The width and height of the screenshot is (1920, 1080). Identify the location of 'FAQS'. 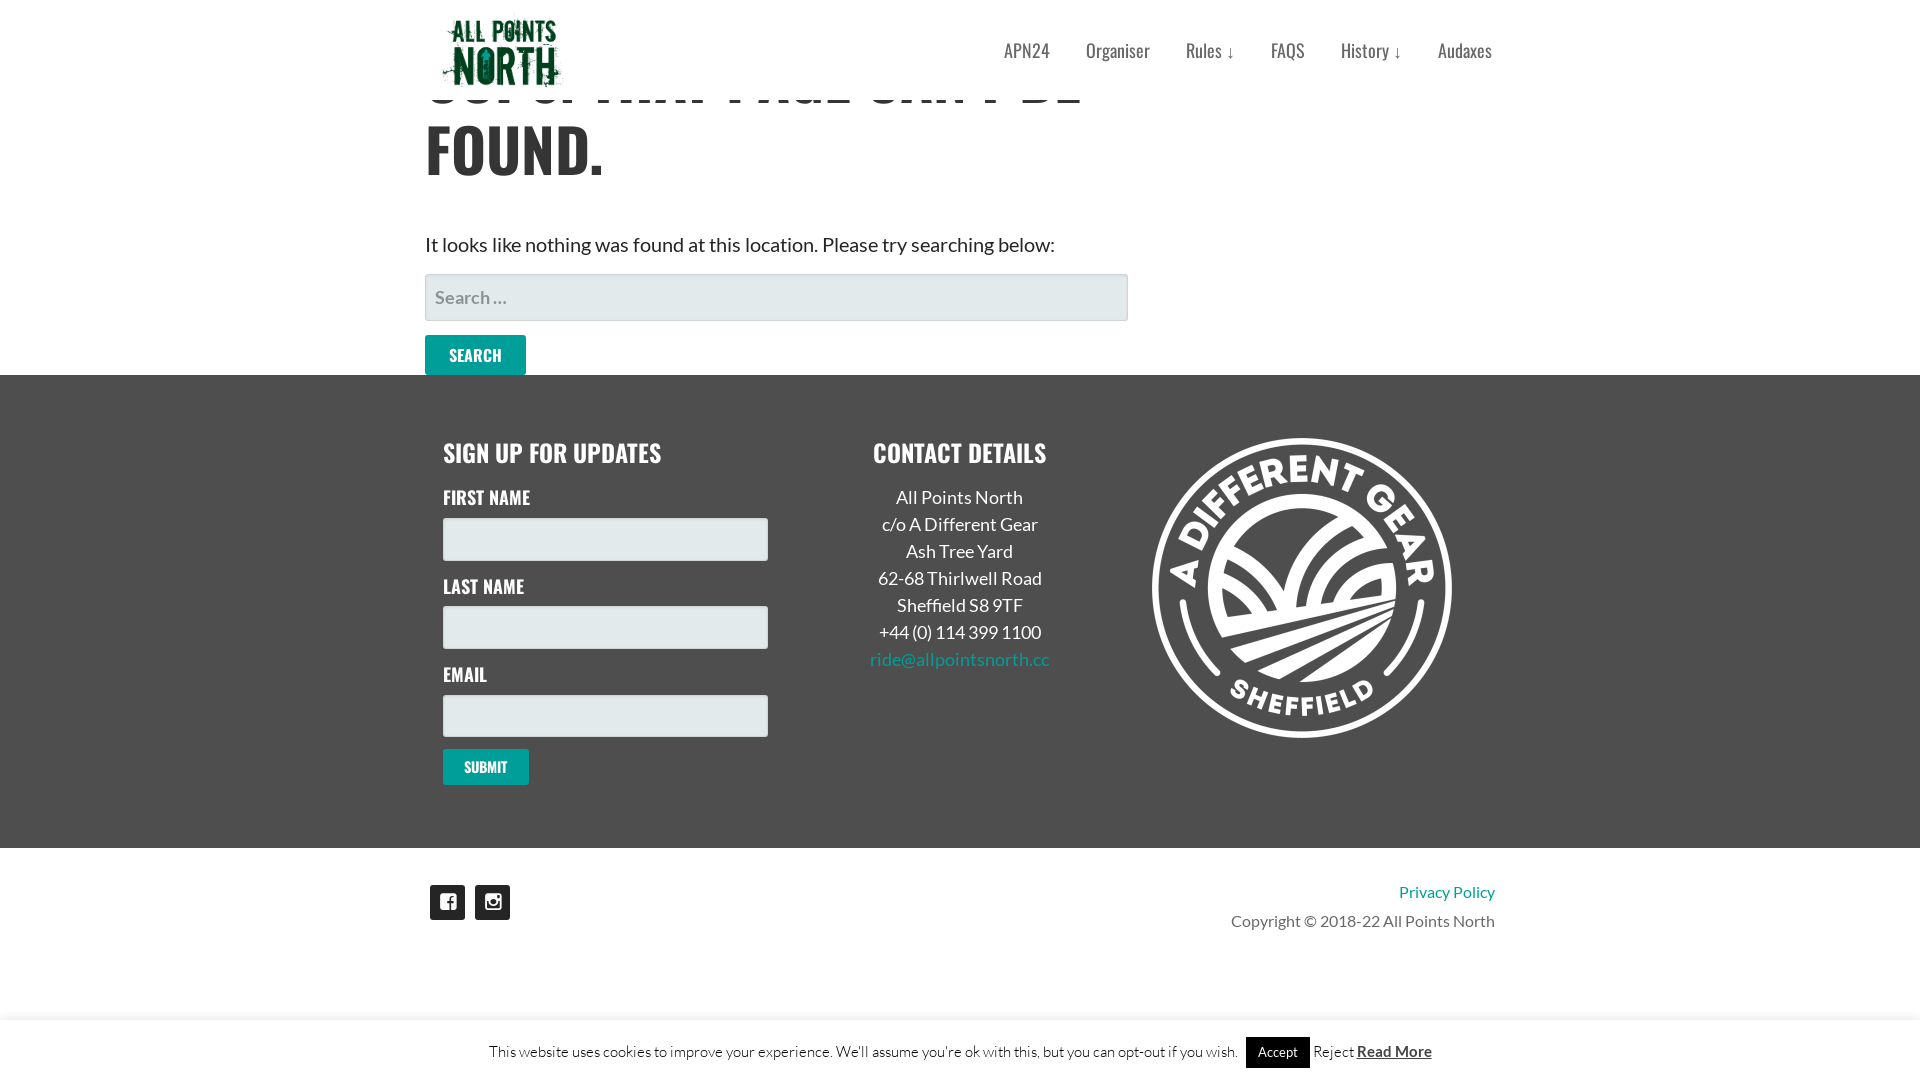
(1287, 49).